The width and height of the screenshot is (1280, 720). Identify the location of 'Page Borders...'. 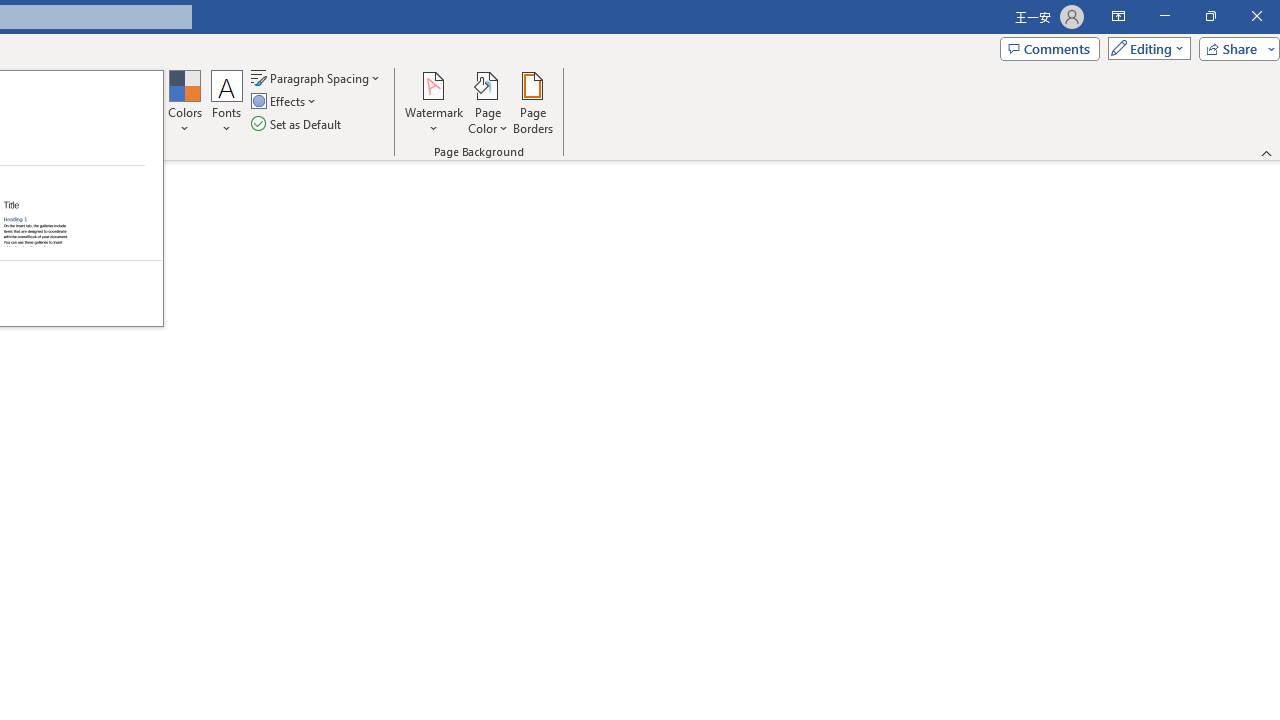
(533, 103).